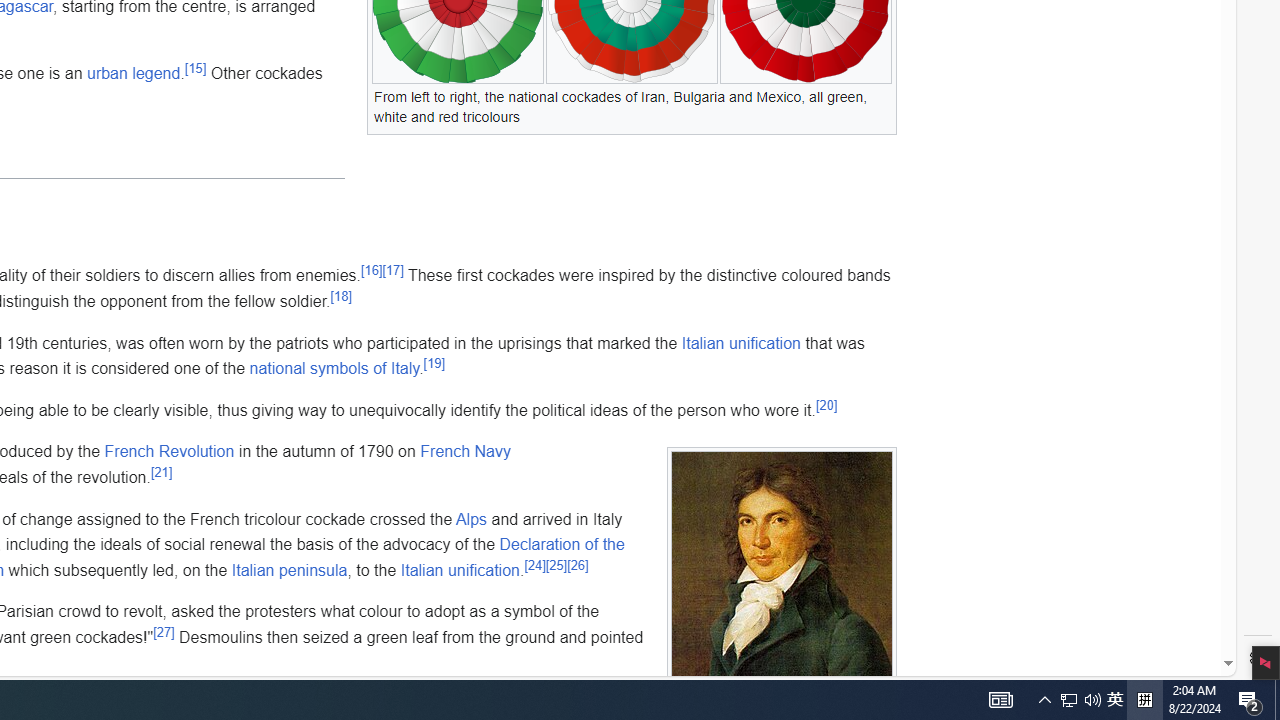  I want to click on '[21]', so click(161, 471).